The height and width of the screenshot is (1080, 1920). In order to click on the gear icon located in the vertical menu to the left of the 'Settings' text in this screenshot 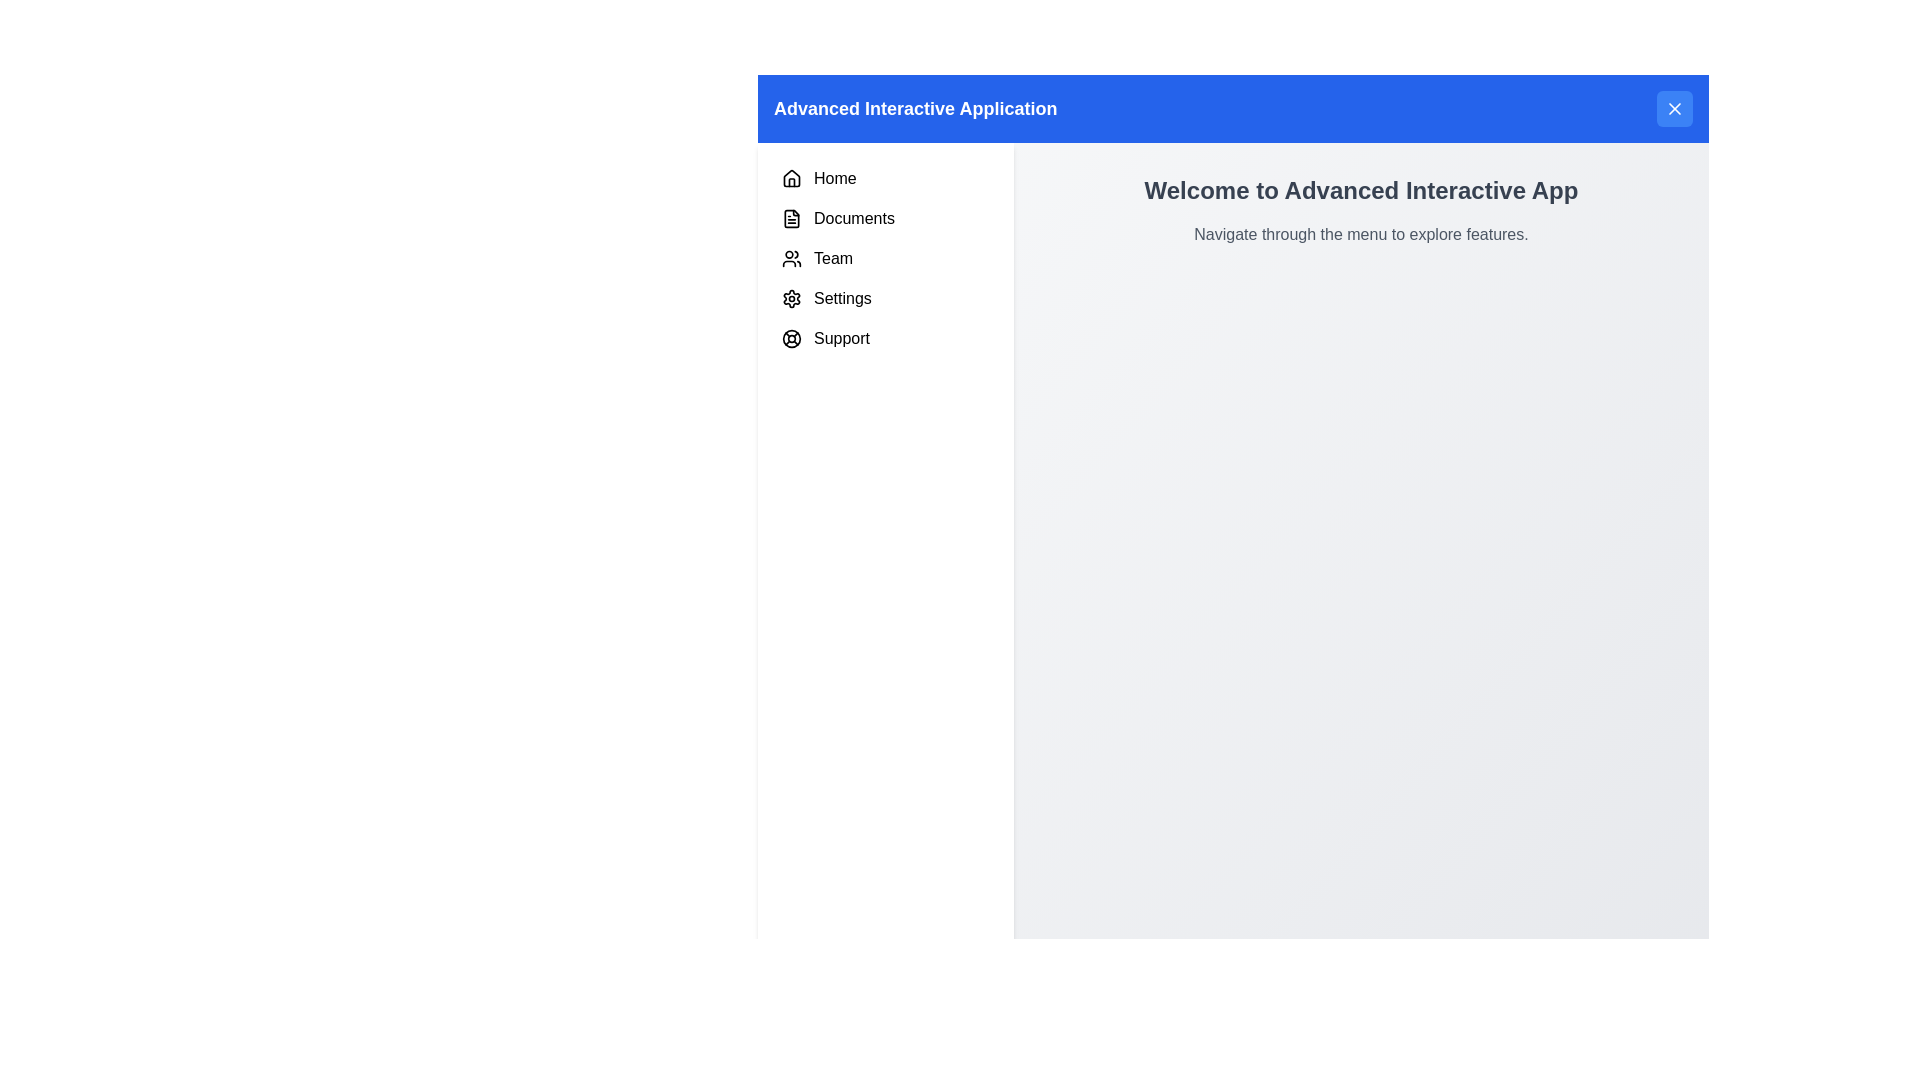, I will do `click(791, 299)`.